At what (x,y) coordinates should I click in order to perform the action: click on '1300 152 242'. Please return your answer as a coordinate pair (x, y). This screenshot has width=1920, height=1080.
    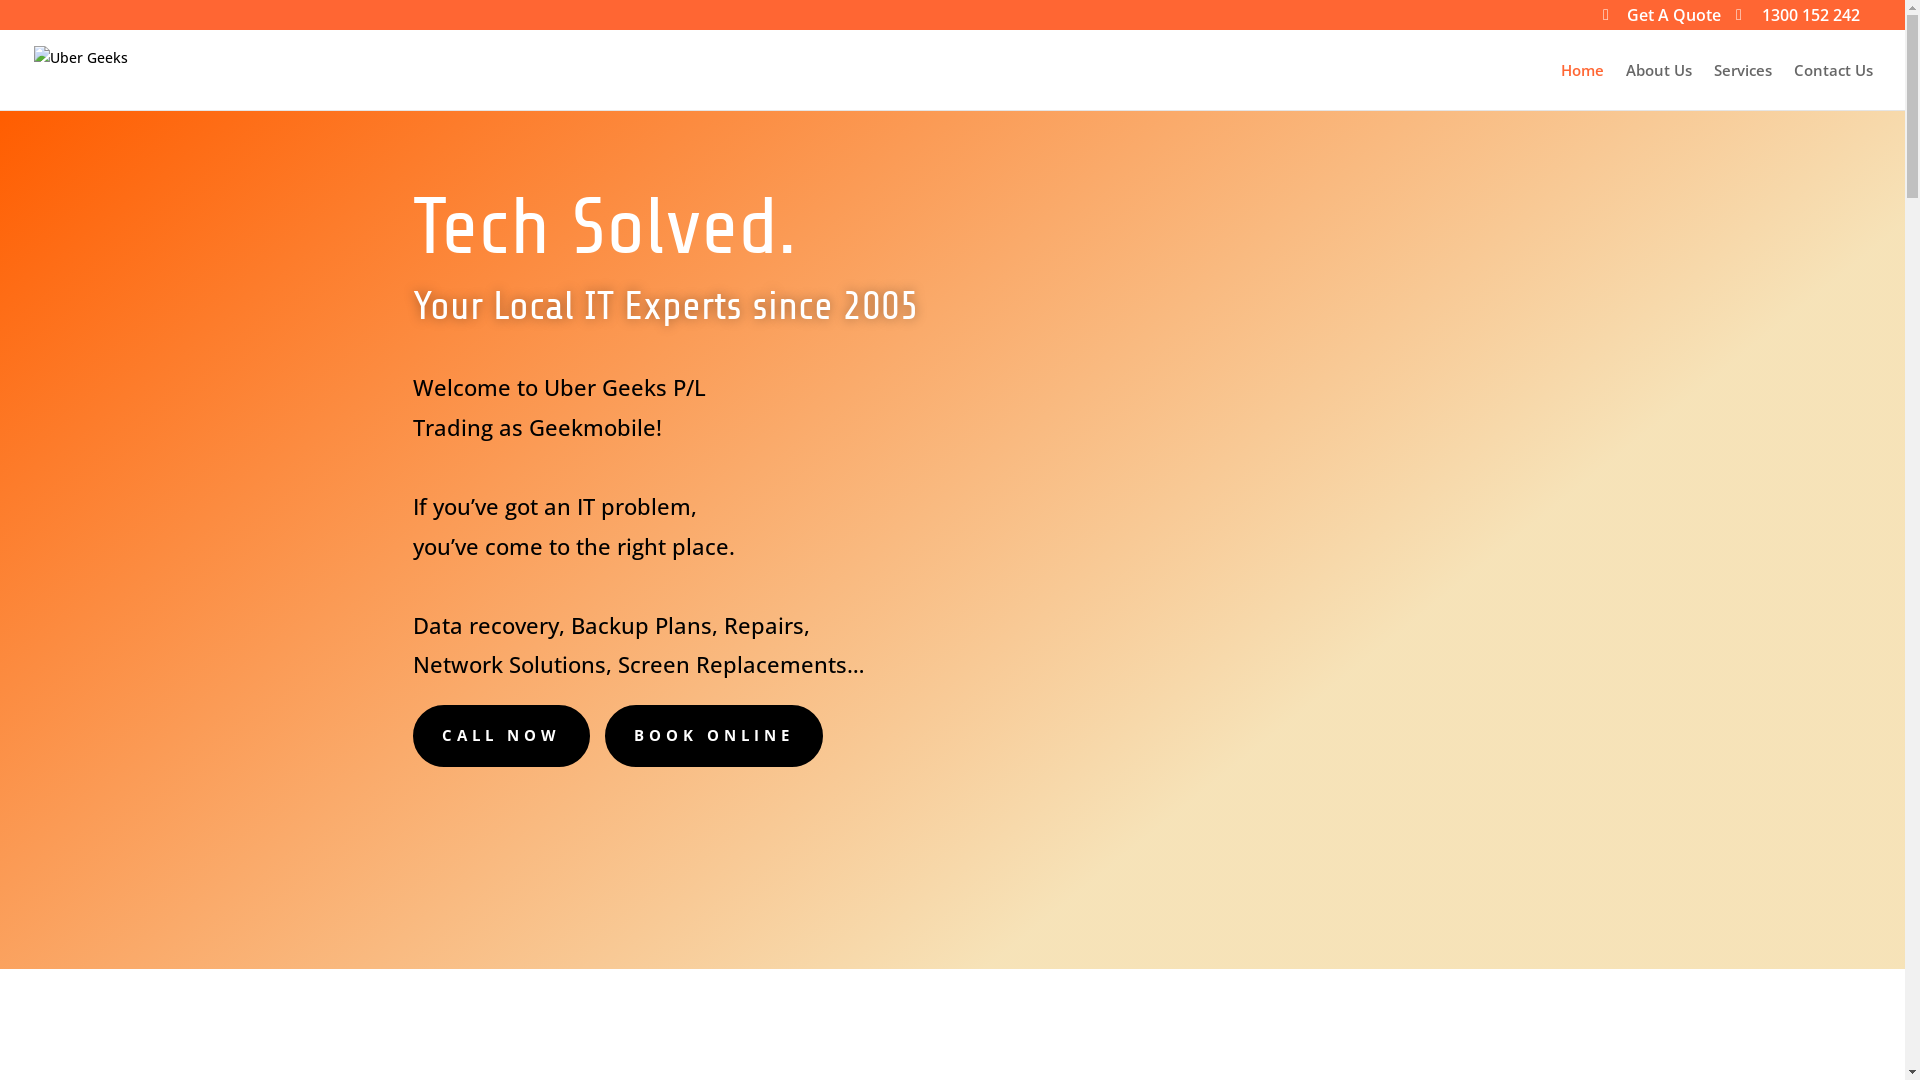
    Looking at the image, I should click on (1798, 20).